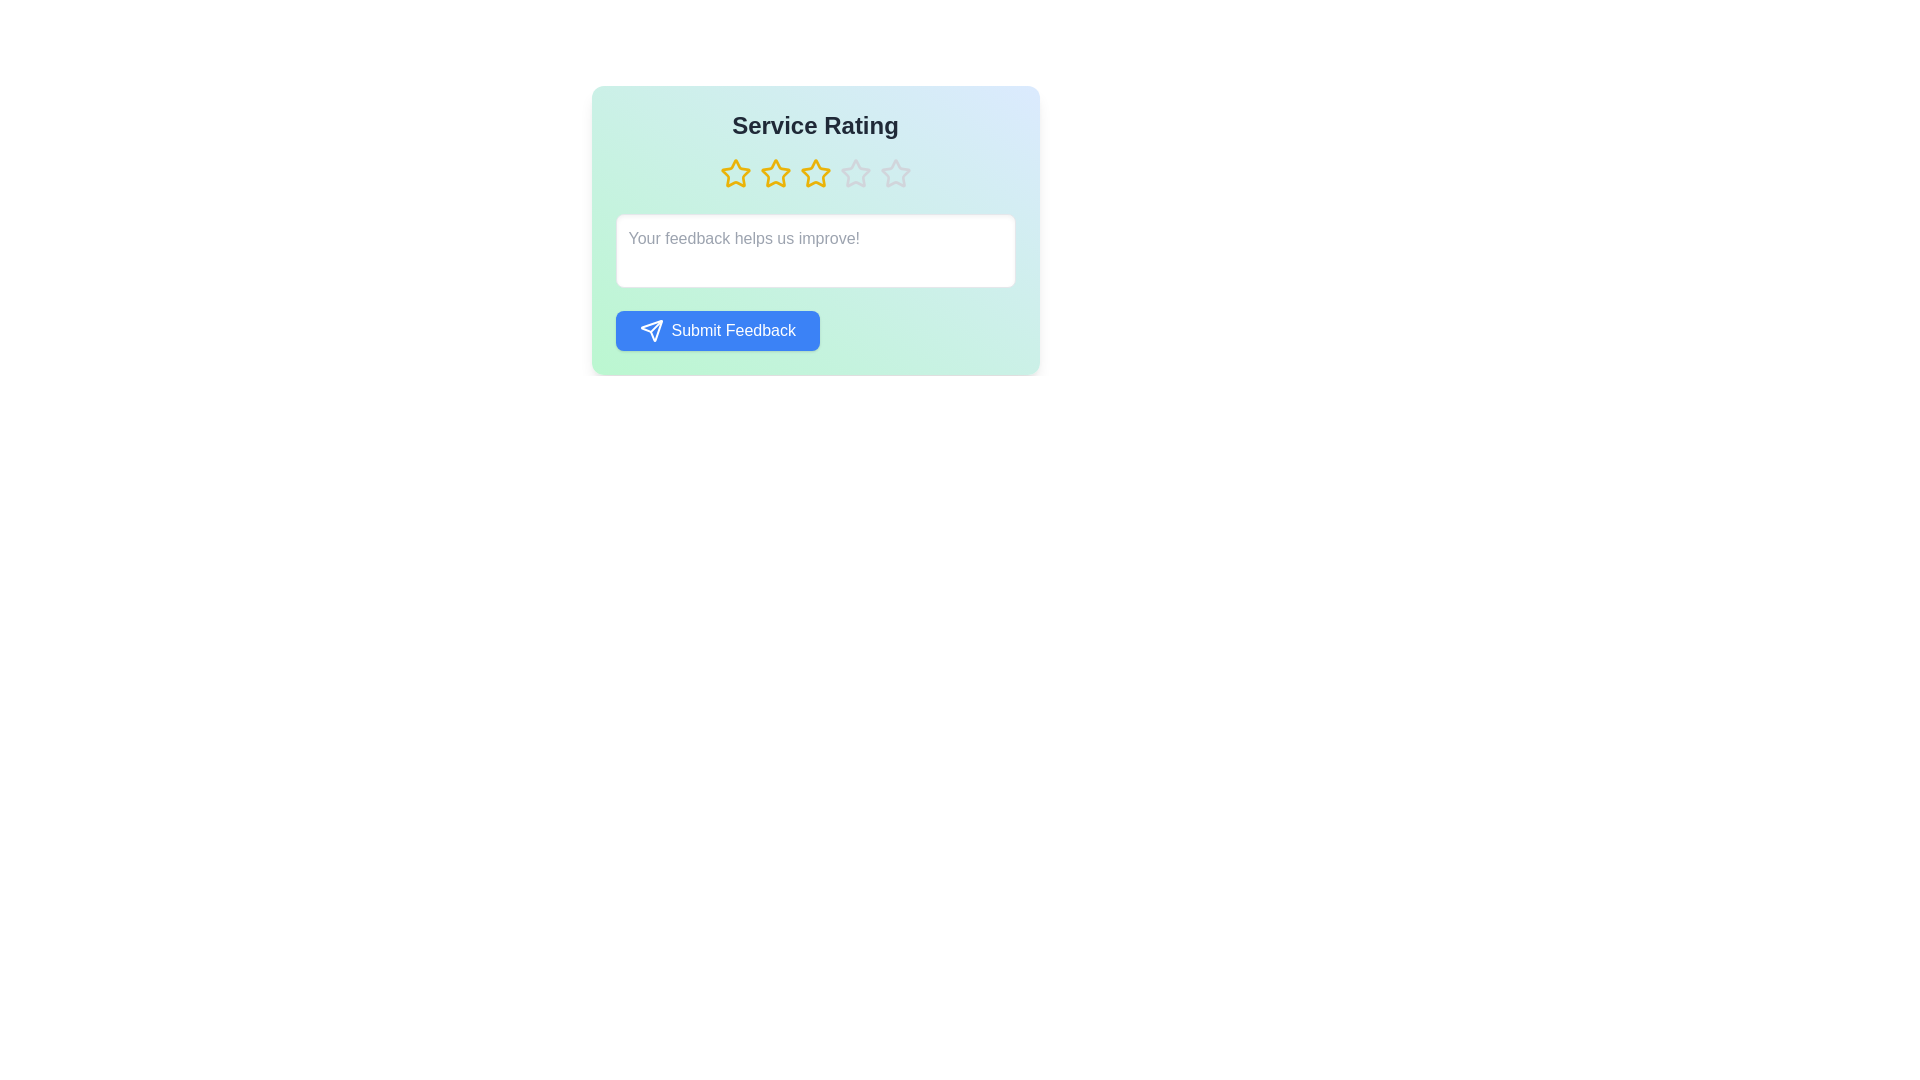 Image resolution: width=1920 pixels, height=1080 pixels. I want to click on the third yellow star icon in the 'Service Rating' component for a visual response, so click(815, 172).